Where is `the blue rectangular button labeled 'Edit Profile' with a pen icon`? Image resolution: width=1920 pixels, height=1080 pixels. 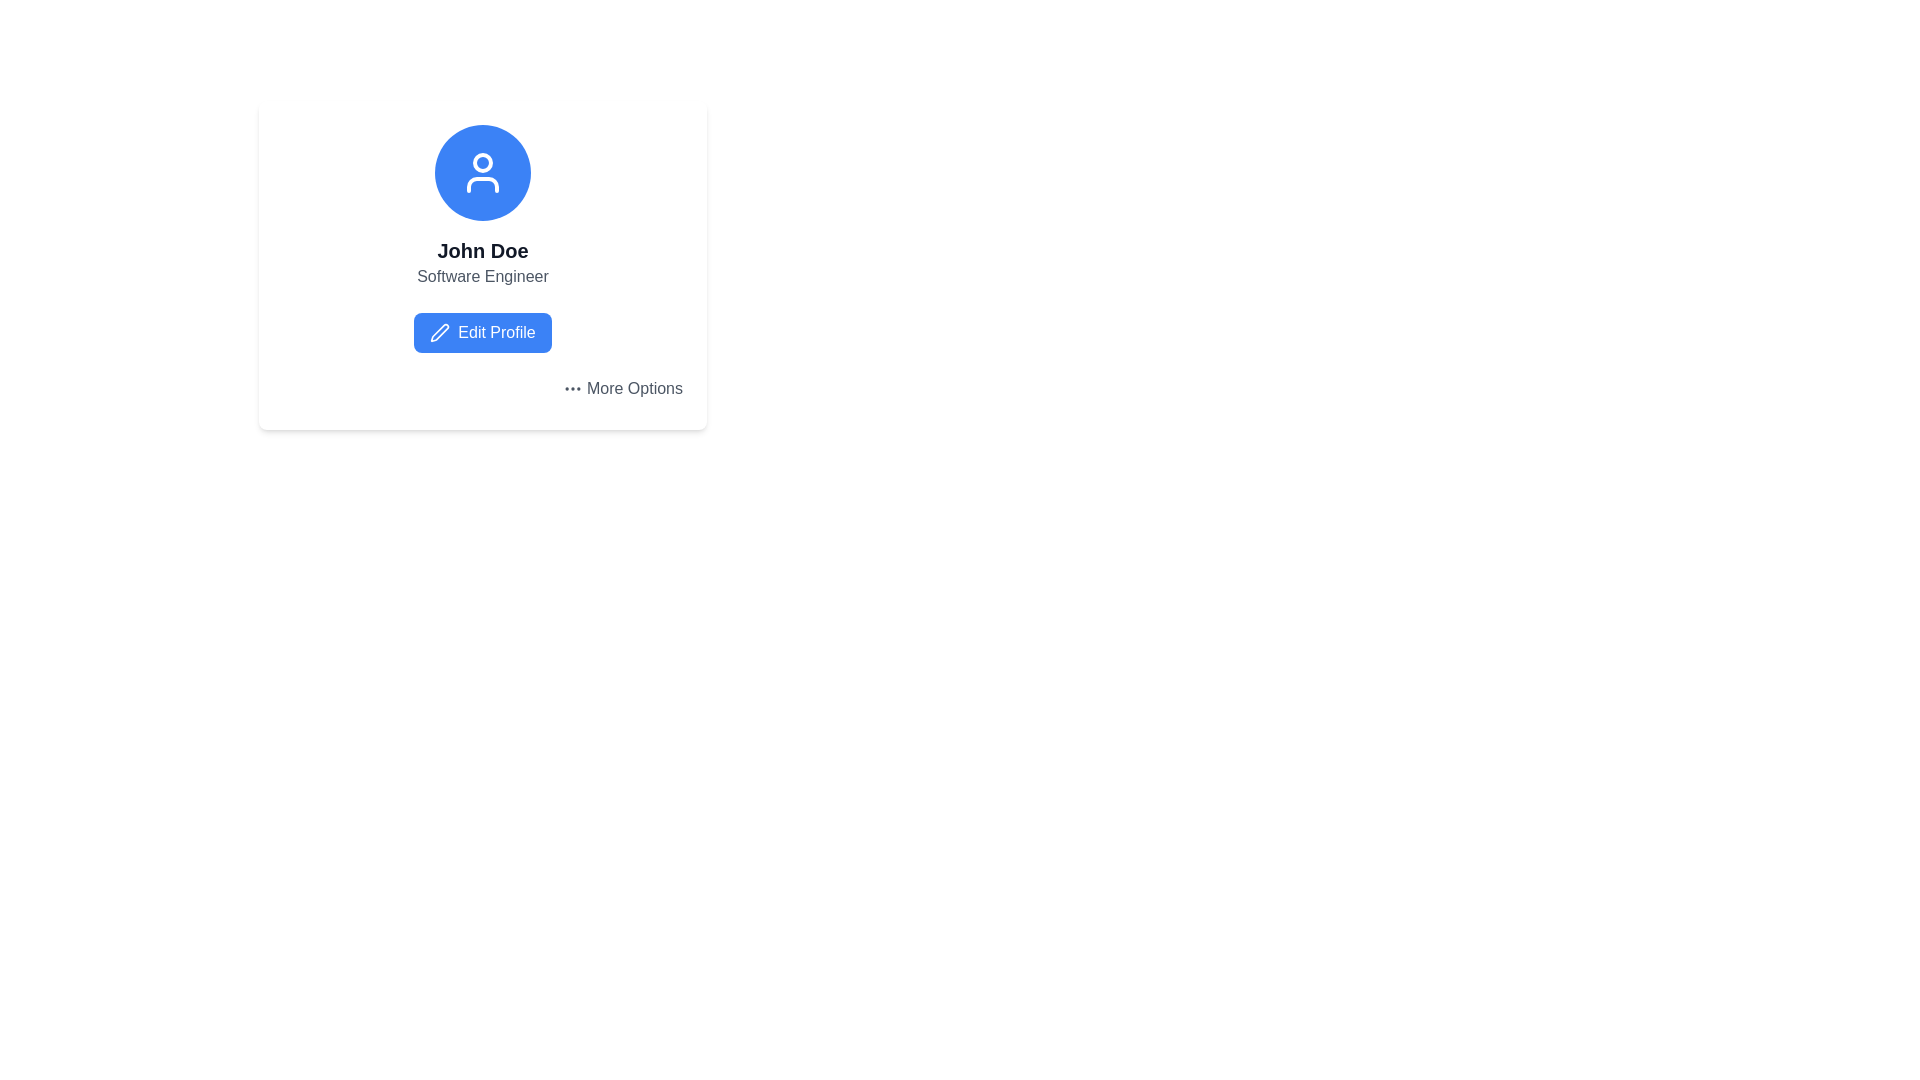
the blue rectangular button labeled 'Edit Profile' with a pen icon is located at coordinates (483, 331).